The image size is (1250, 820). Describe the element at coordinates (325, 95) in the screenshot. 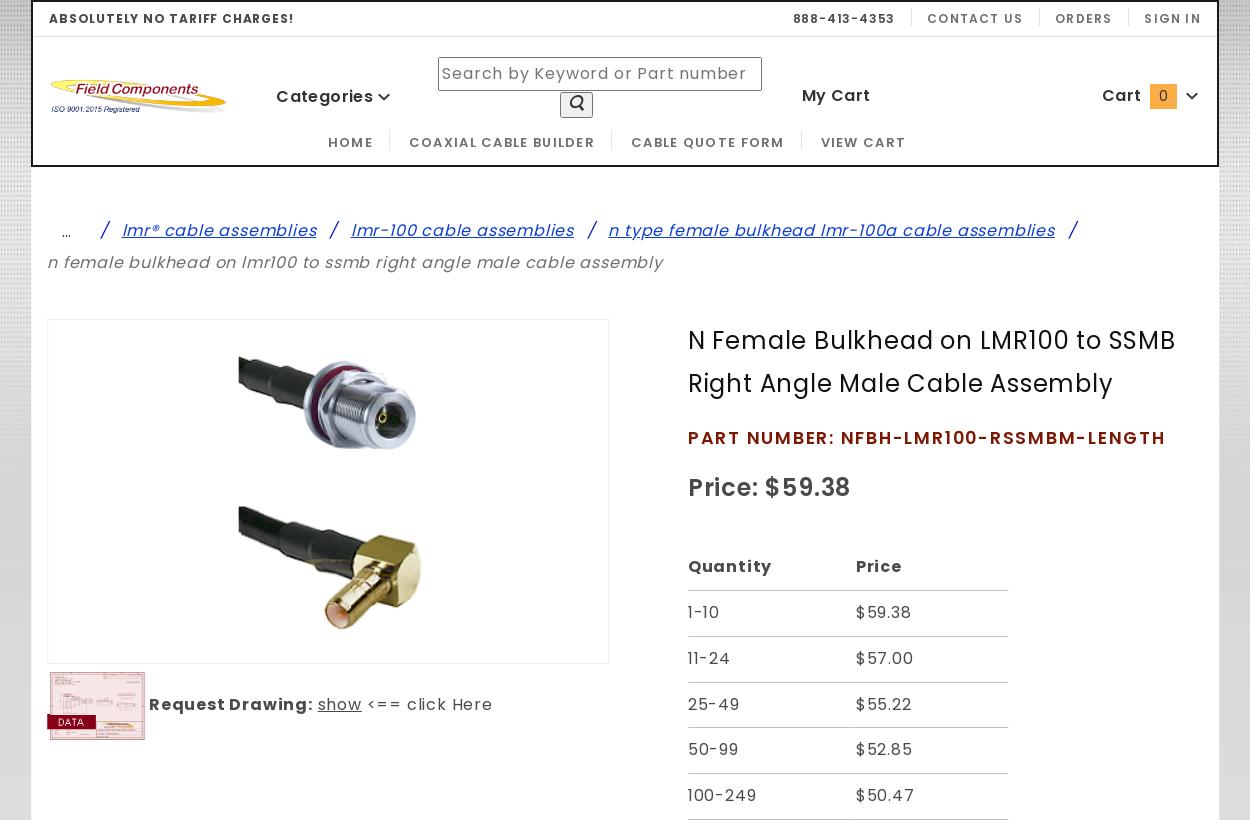

I see `'Categories'` at that location.